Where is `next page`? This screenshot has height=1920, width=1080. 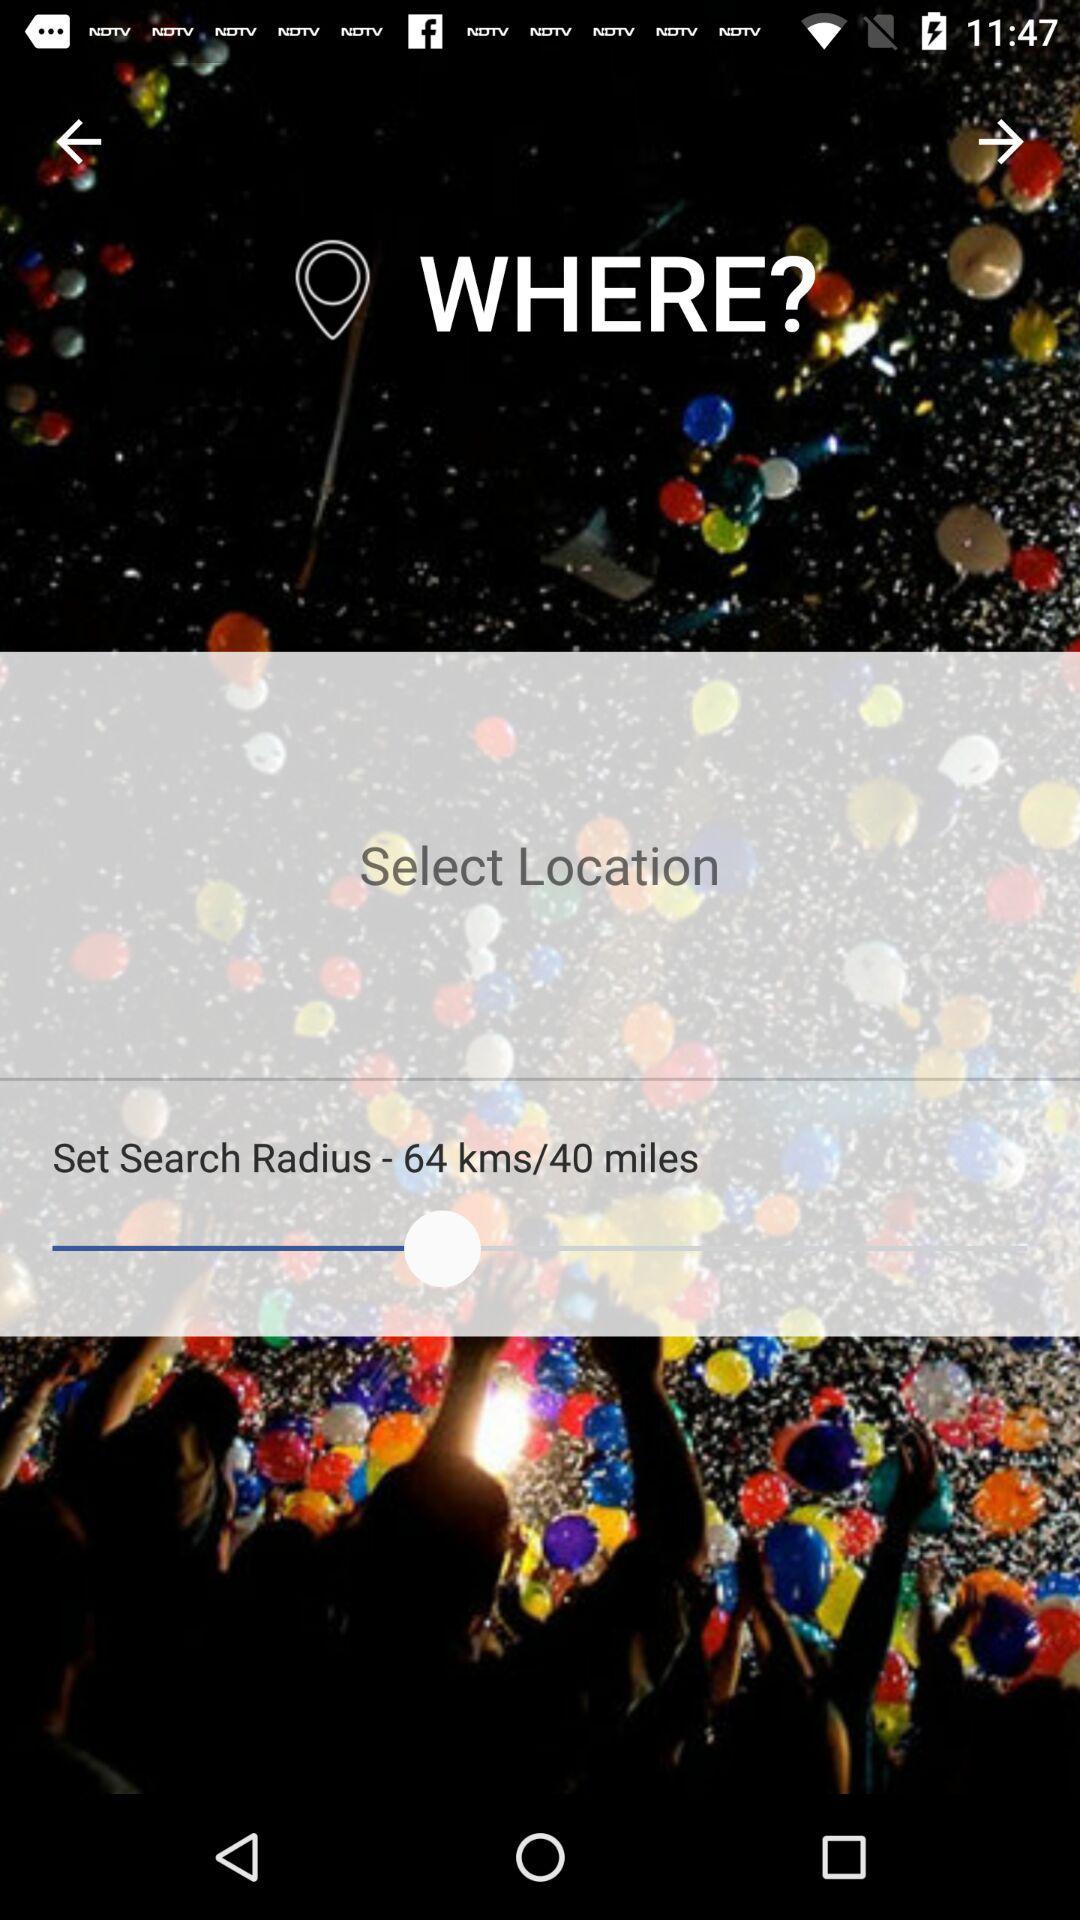
next page is located at coordinates (1001, 140).